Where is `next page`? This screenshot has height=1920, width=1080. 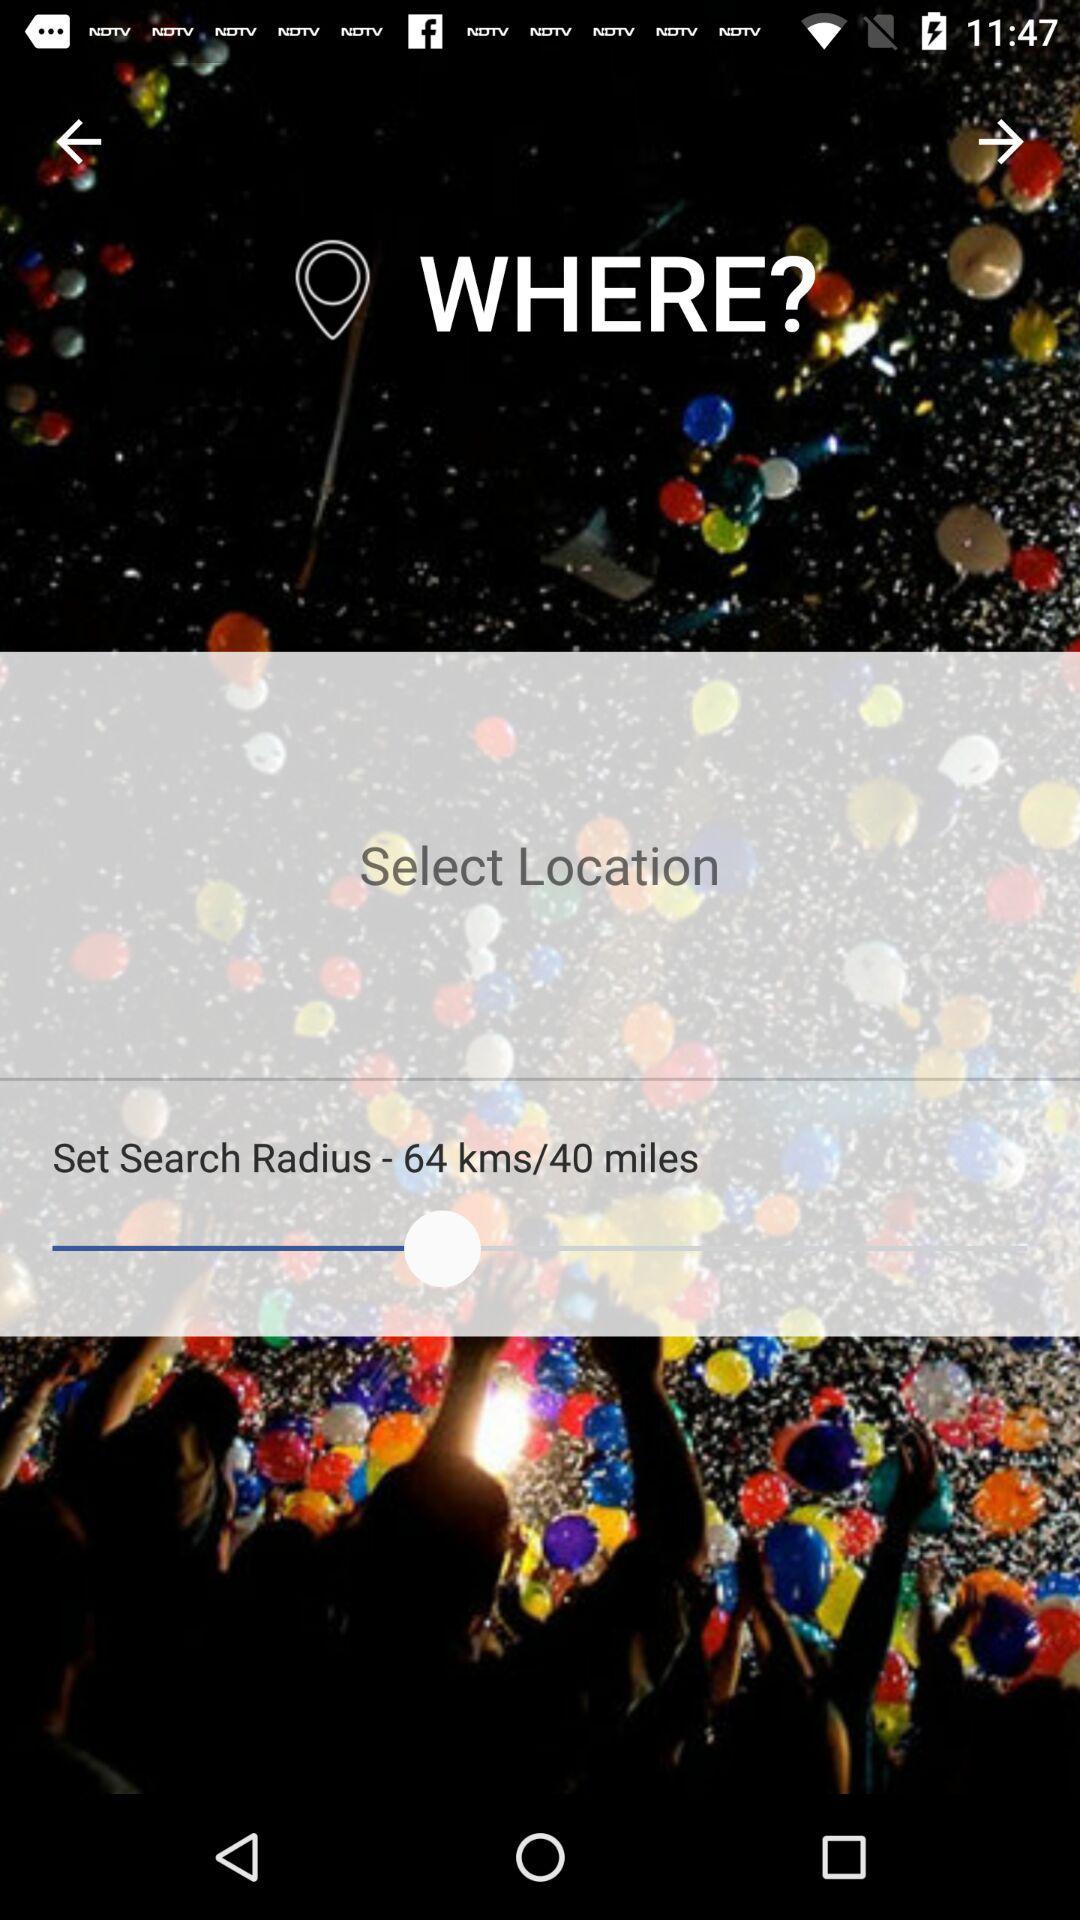
next page is located at coordinates (1001, 140).